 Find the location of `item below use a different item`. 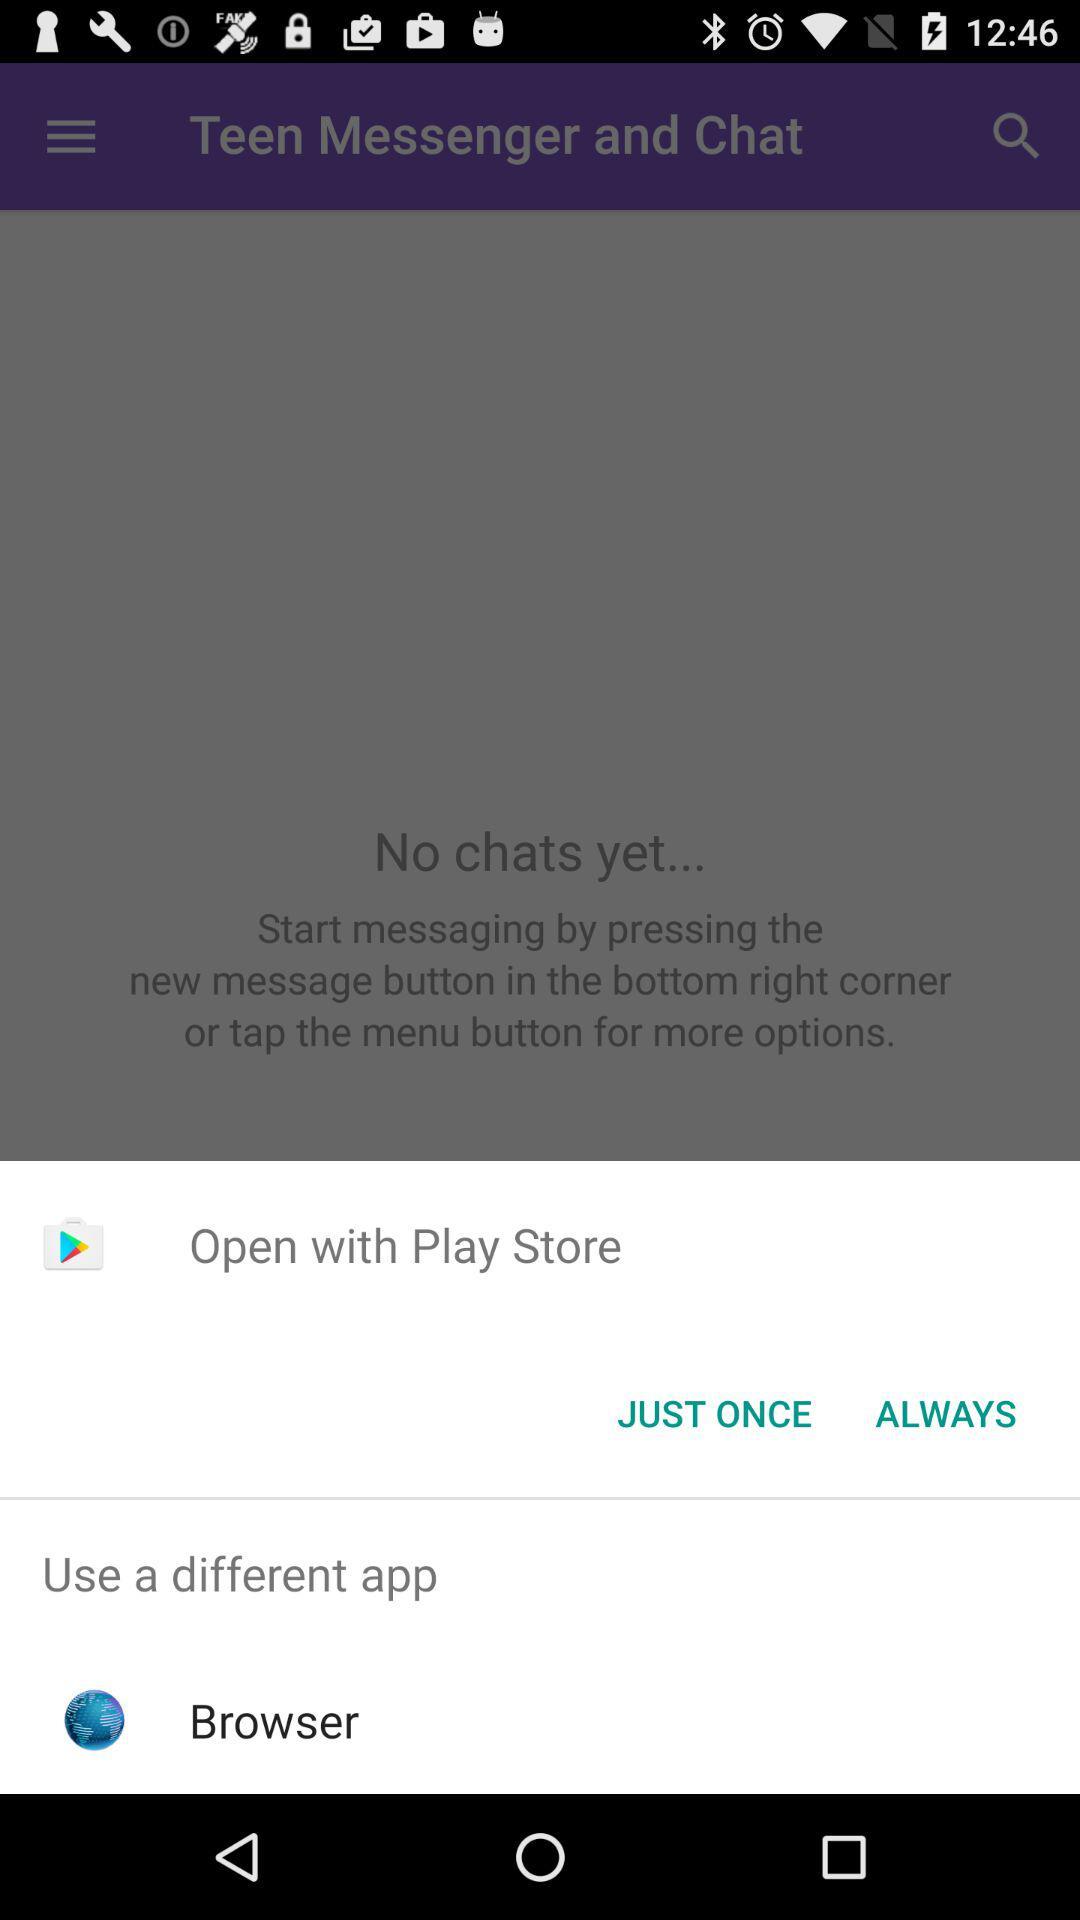

item below use a different item is located at coordinates (274, 1719).